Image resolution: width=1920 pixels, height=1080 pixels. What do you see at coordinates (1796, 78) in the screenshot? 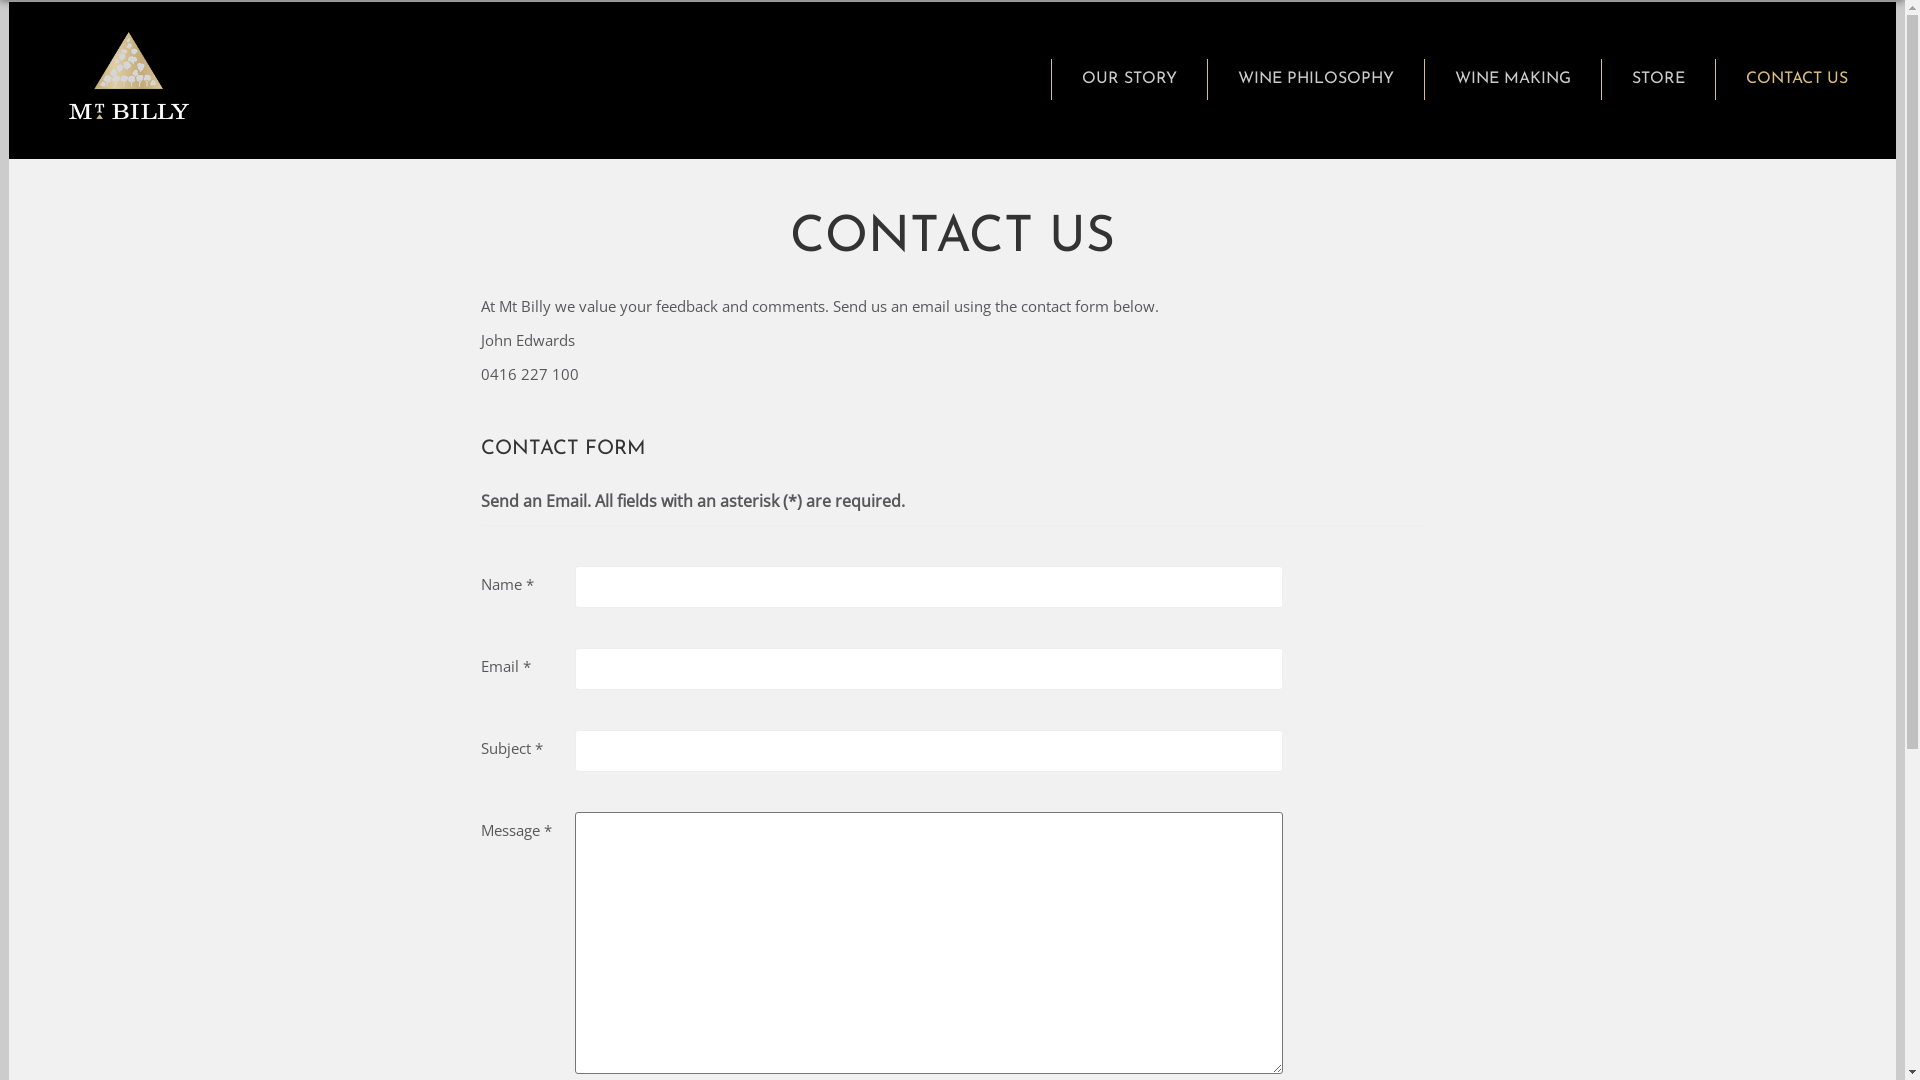
I see `'CONTACT US'` at bounding box center [1796, 78].